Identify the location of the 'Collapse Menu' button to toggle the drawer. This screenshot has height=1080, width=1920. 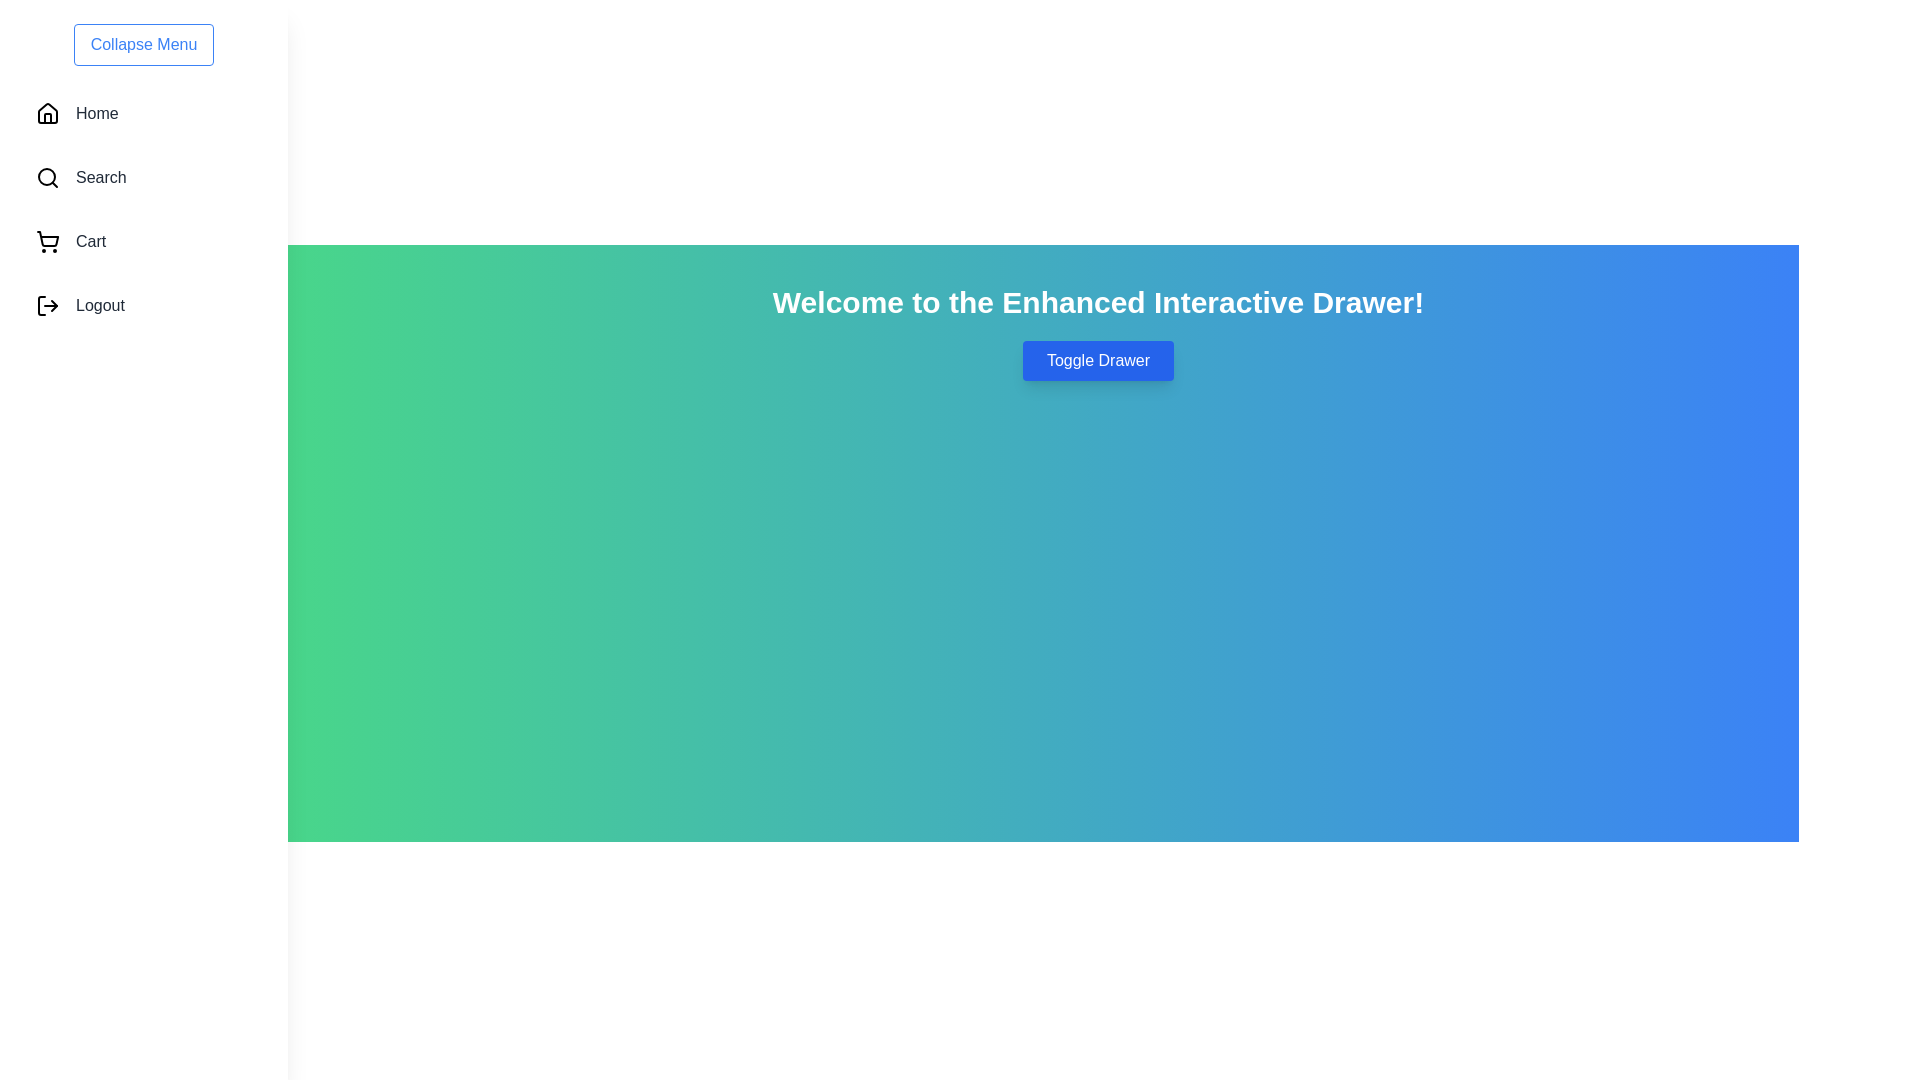
(143, 45).